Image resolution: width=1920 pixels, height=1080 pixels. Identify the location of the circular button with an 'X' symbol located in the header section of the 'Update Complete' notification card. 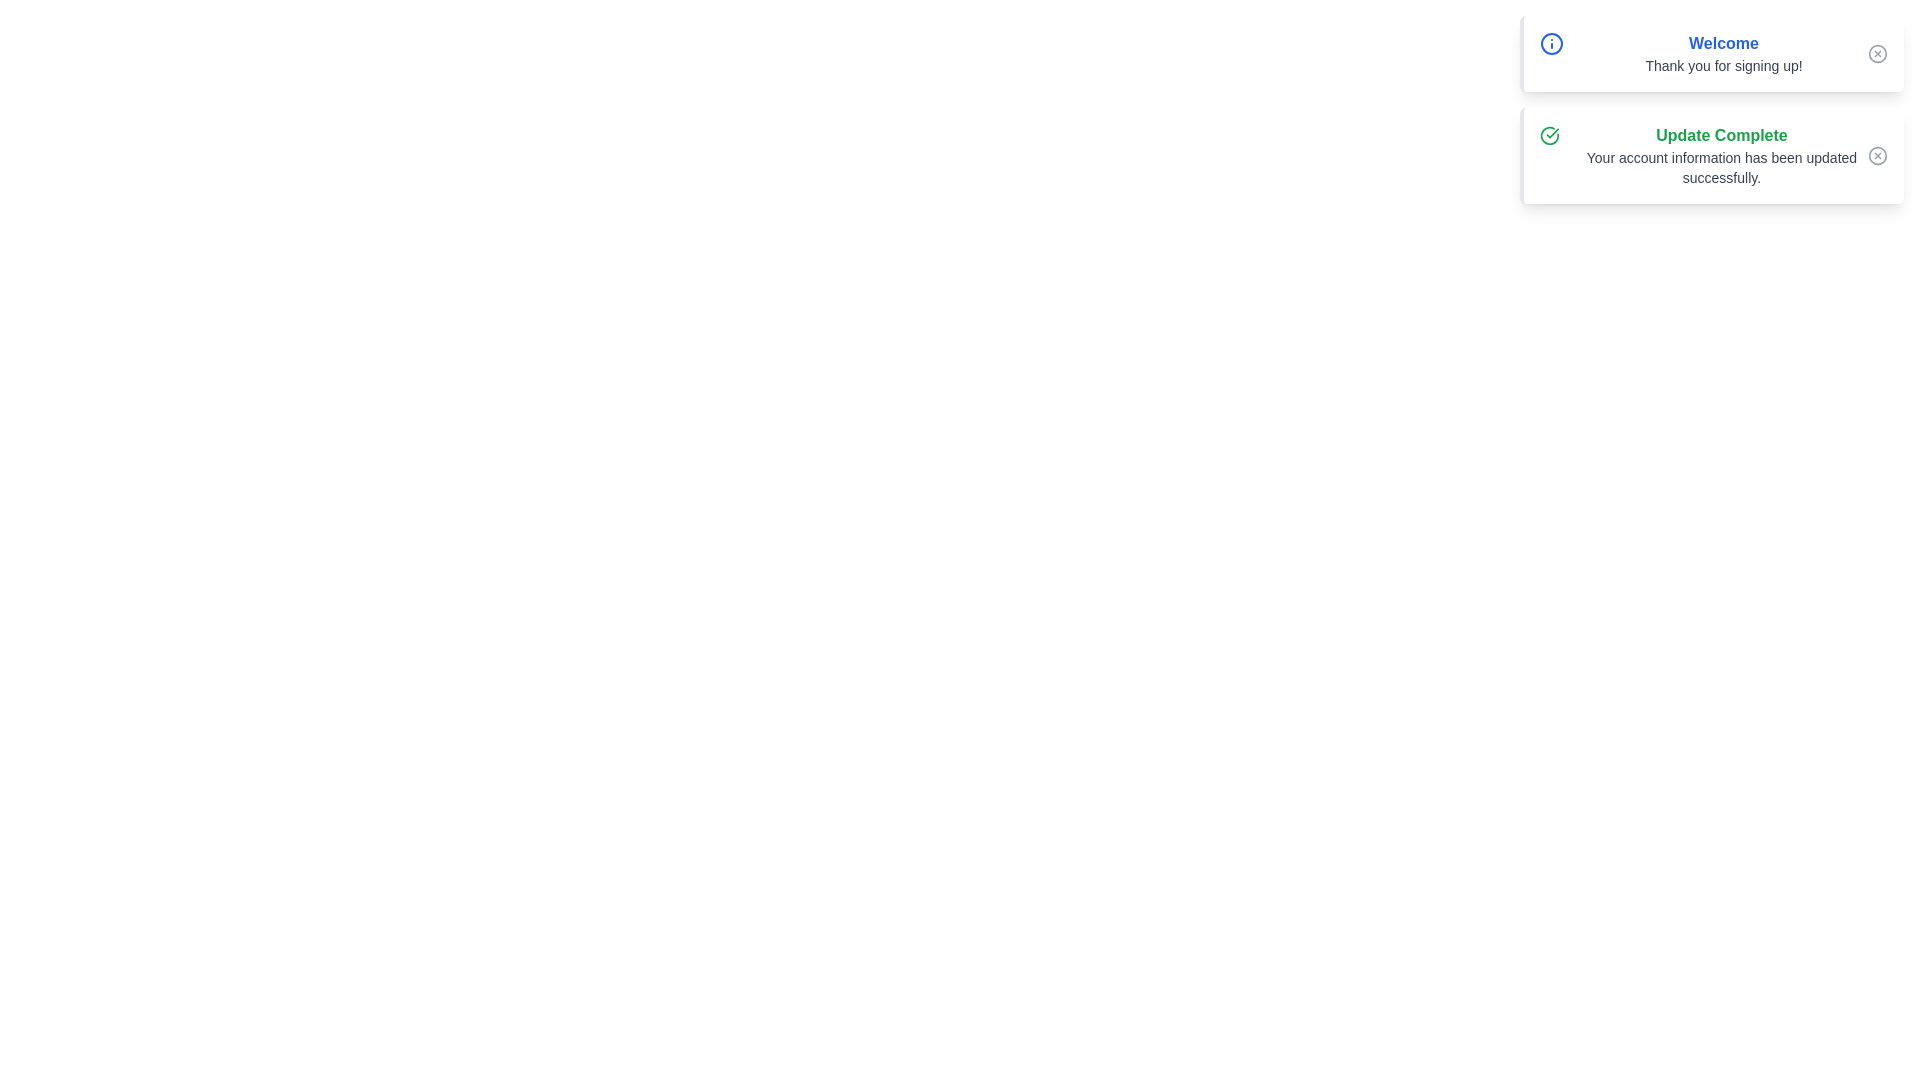
(1876, 154).